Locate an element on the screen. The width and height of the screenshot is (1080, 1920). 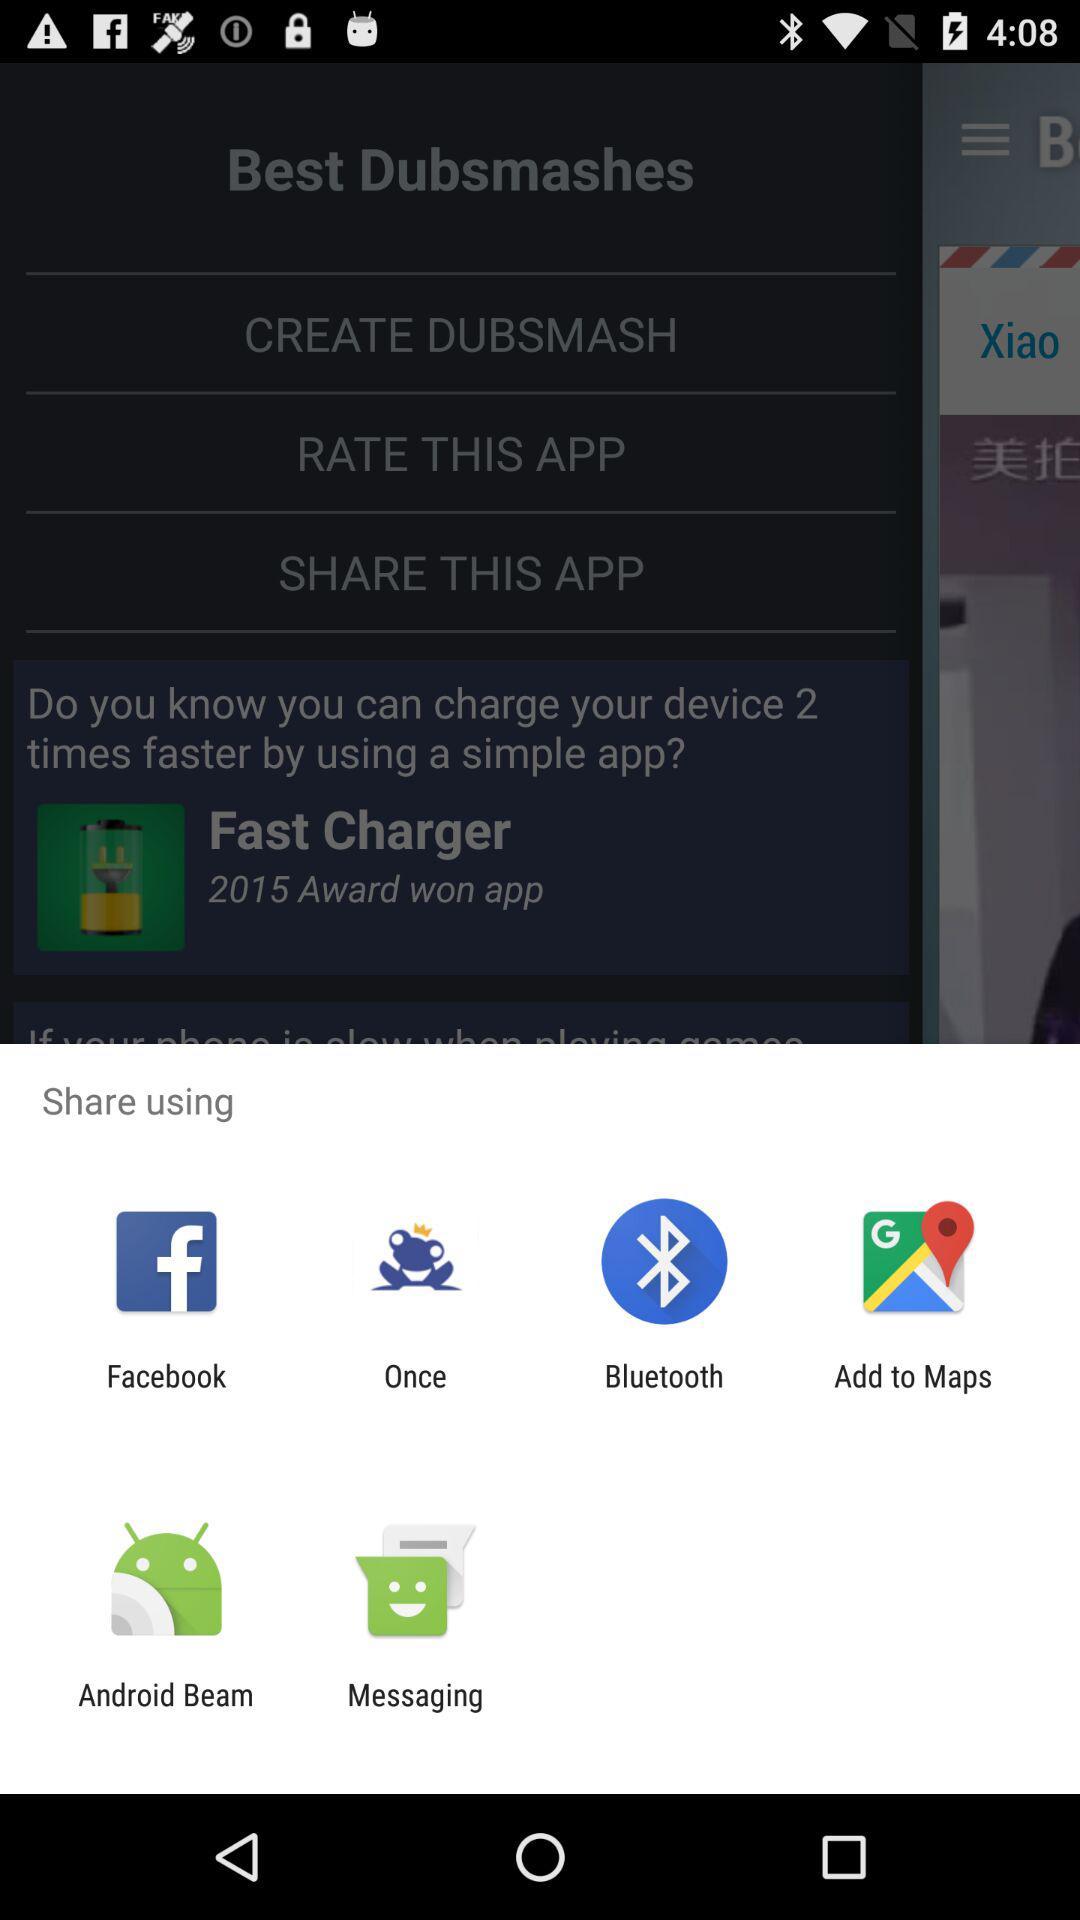
icon at the bottom right corner is located at coordinates (913, 1392).